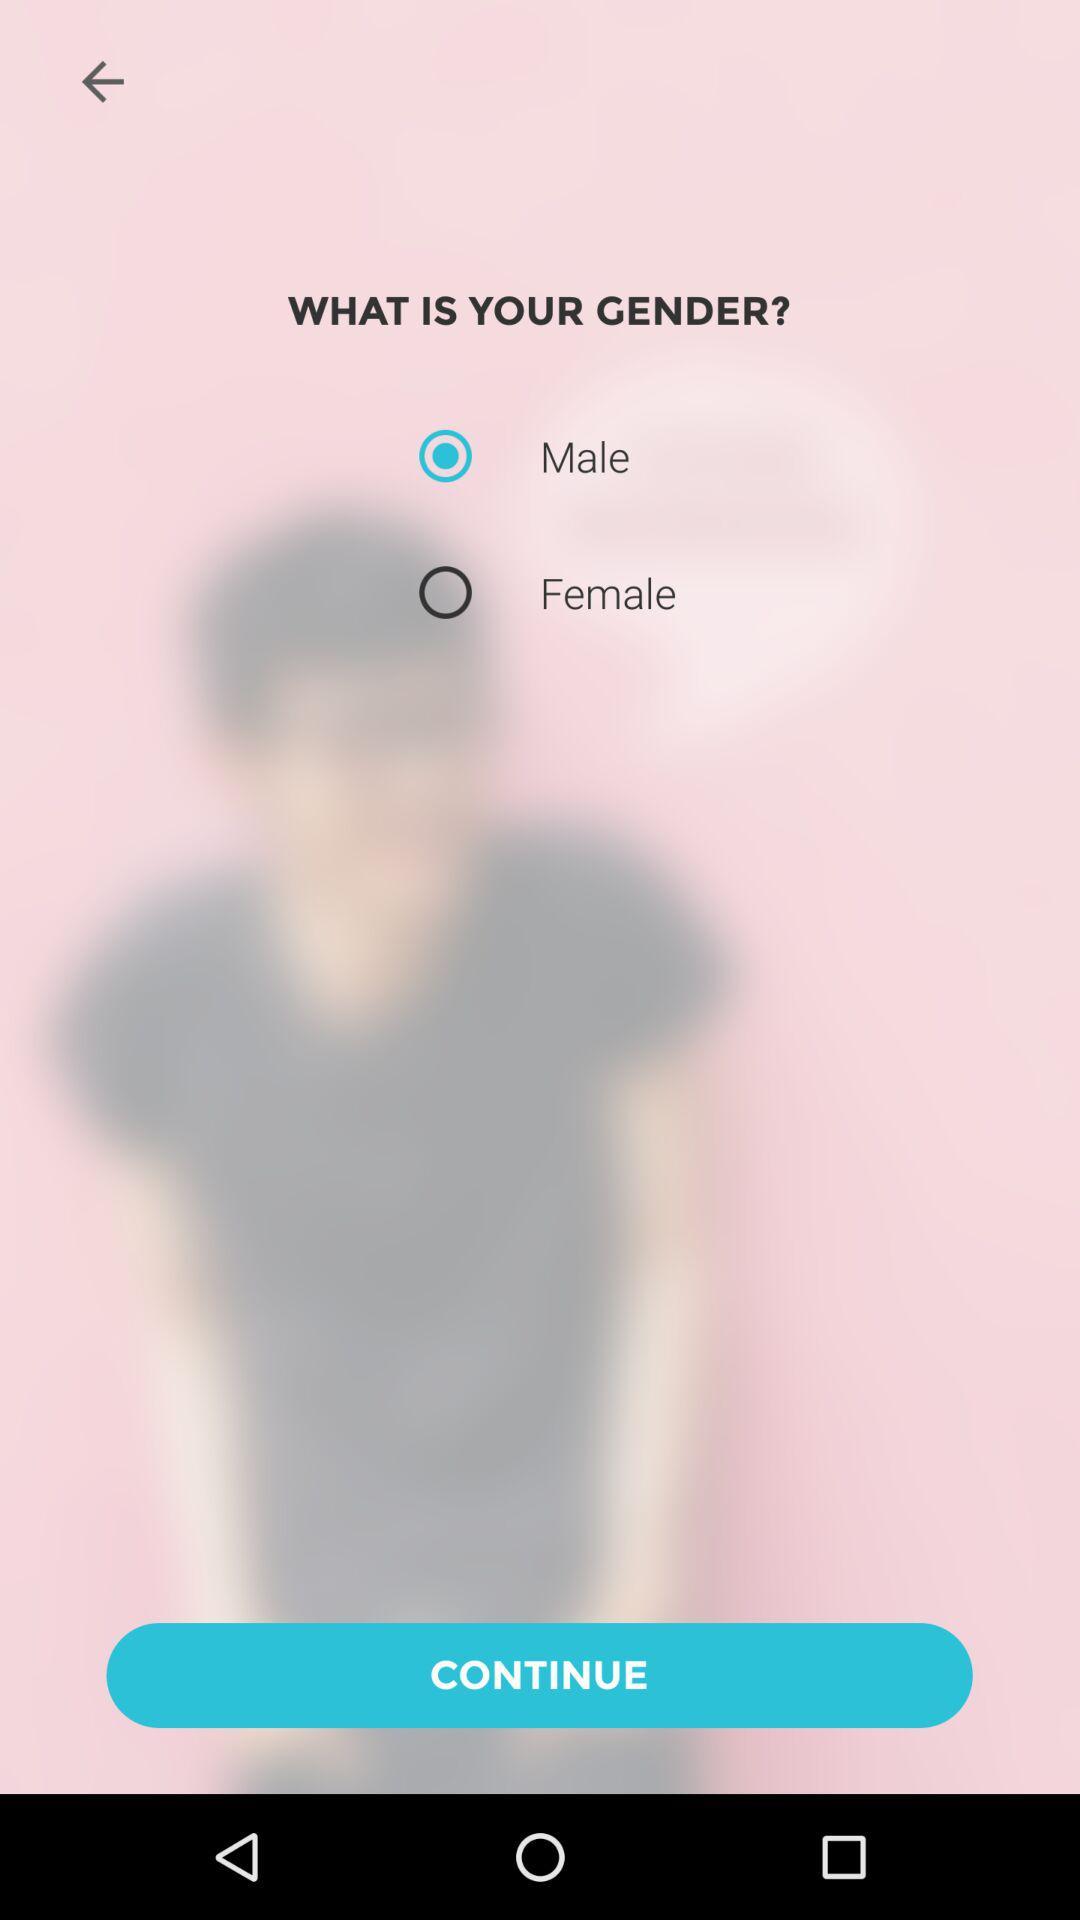  Describe the element at coordinates (102, 80) in the screenshot. I see `the arrow_backward icon` at that location.